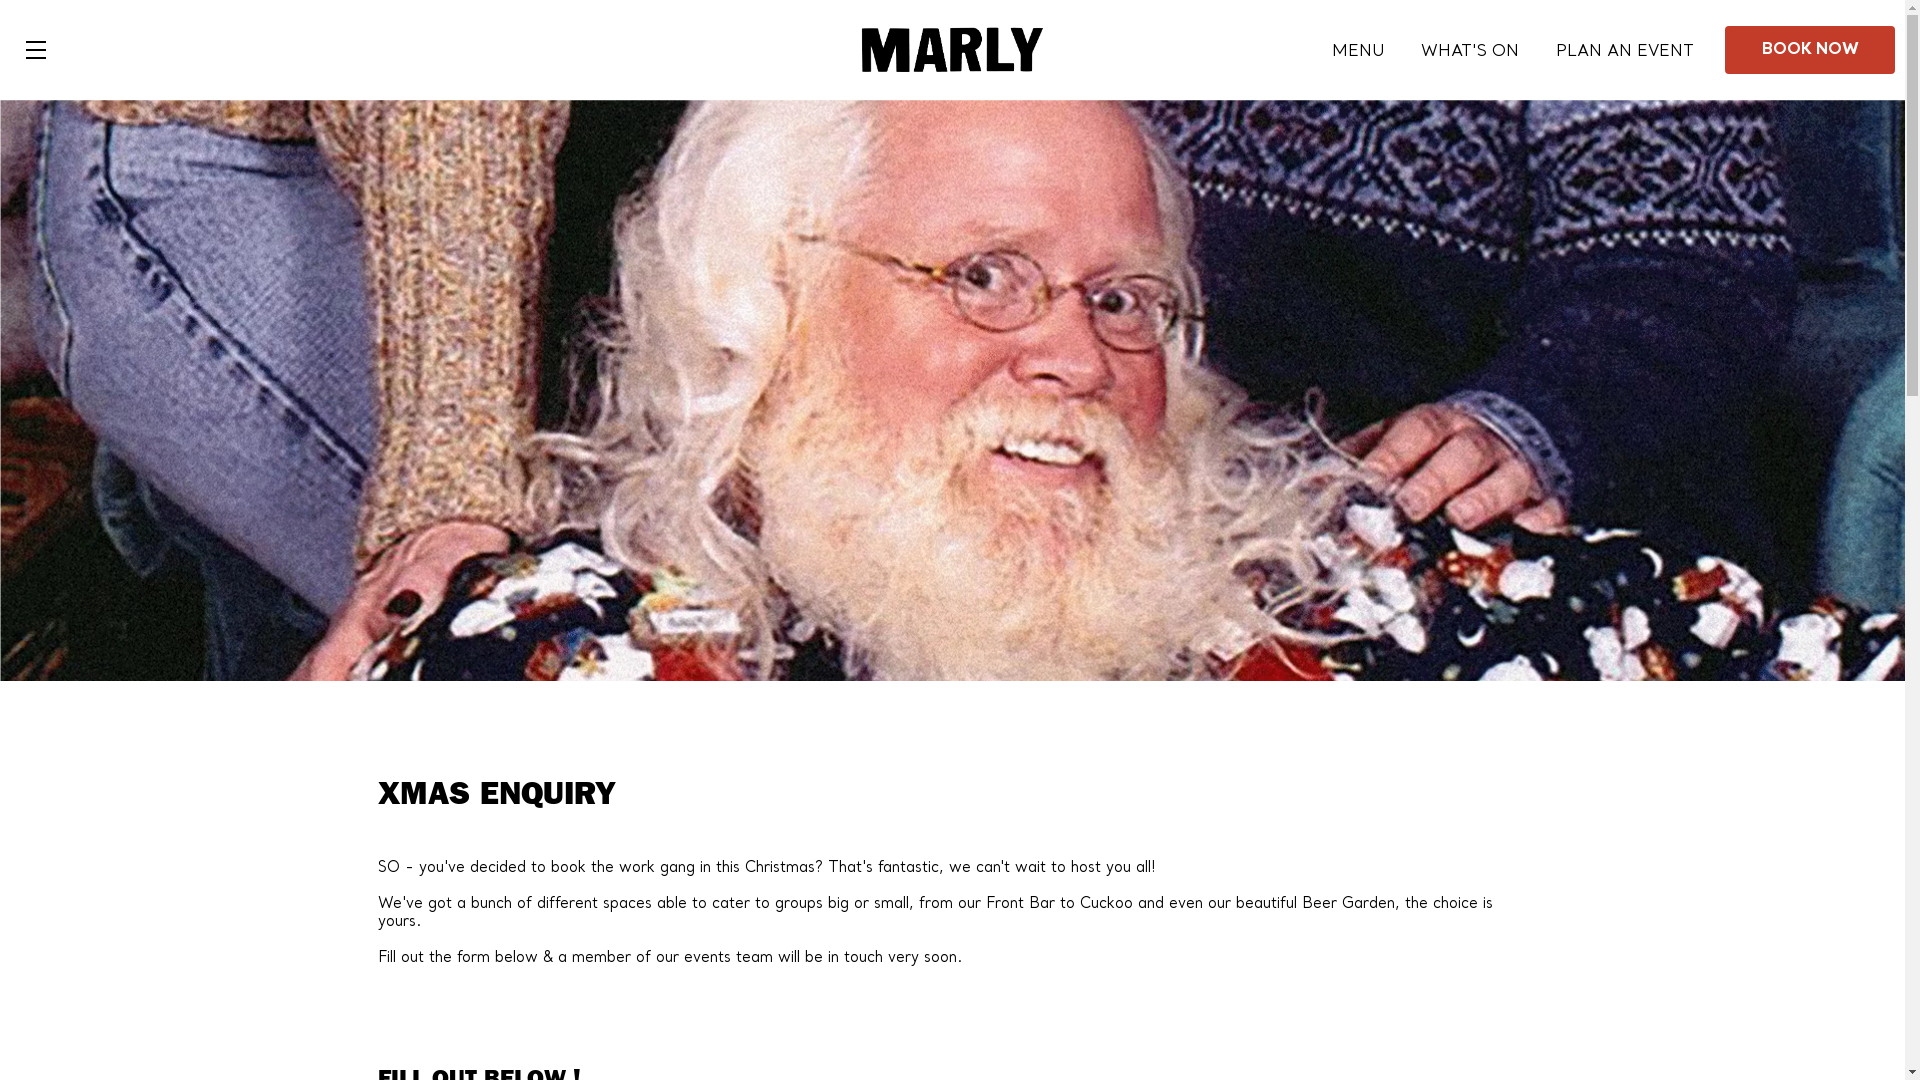 The height and width of the screenshot is (1080, 1920). I want to click on 'MENU', so click(1358, 50).